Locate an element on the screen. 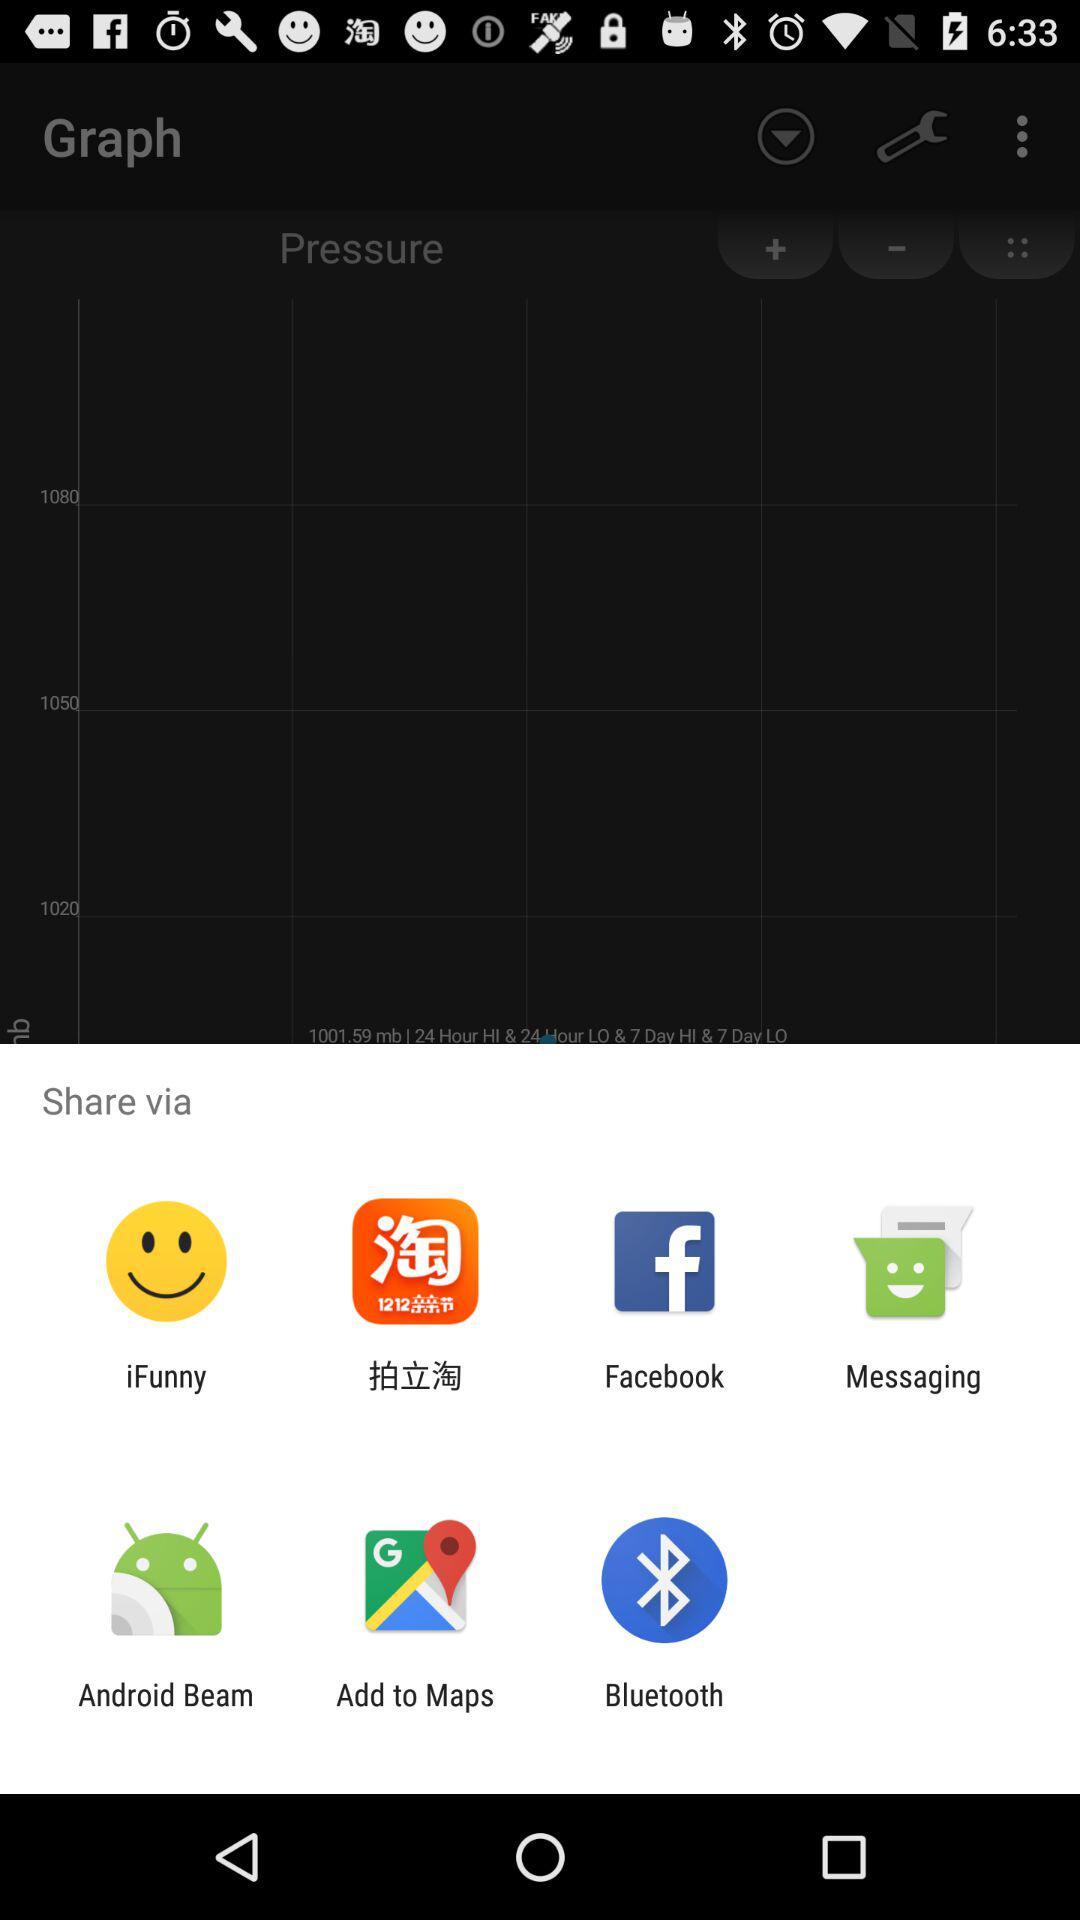 The width and height of the screenshot is (1080, 1920). item to the right of ifunny app is located at coordinates (414, 1392).